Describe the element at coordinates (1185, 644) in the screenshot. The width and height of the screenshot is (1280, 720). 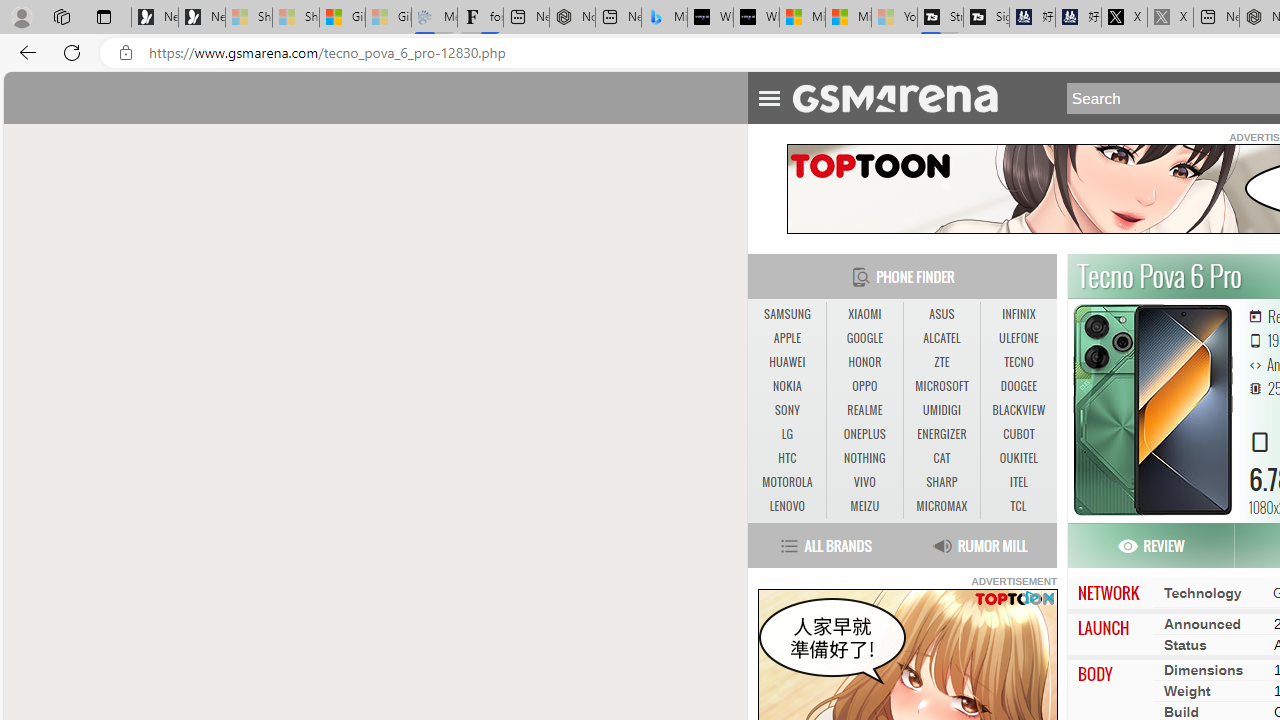
I see `'Status'` at that location.